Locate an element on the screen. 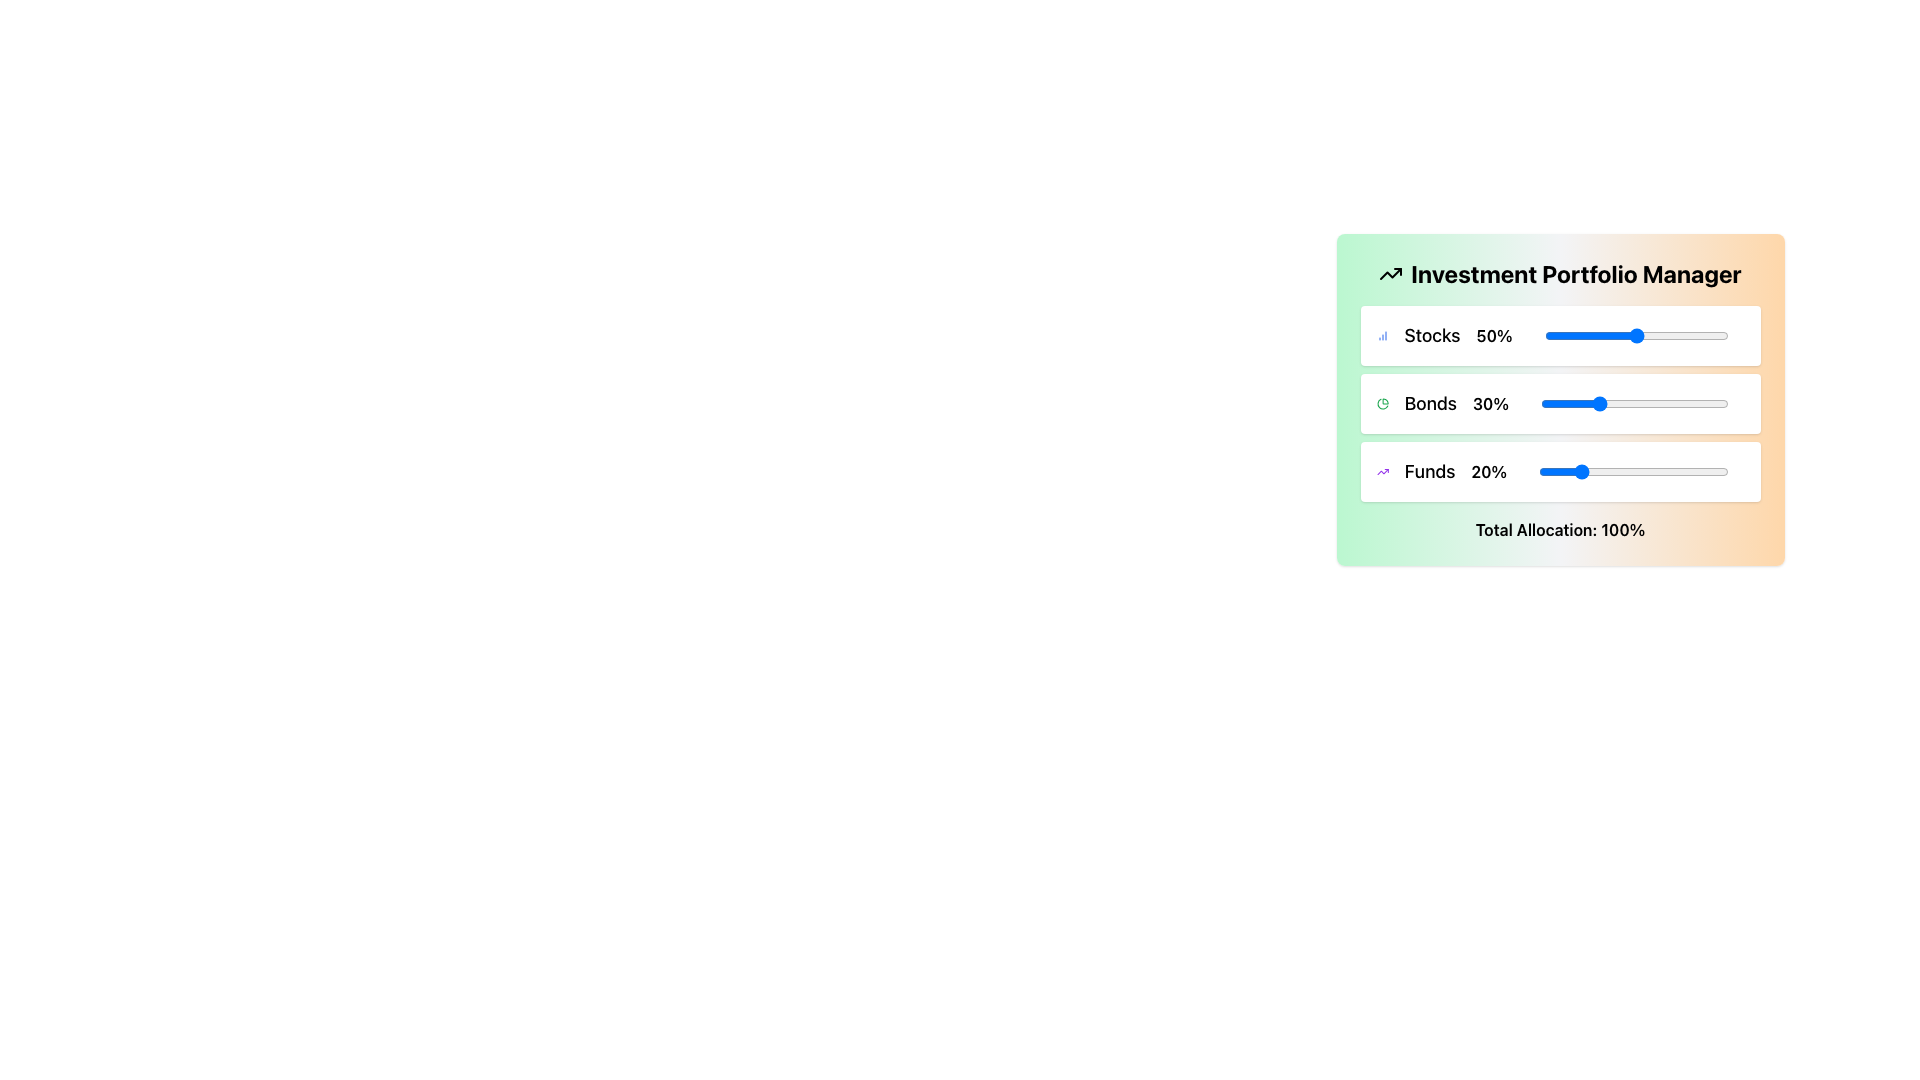 Image resolution: width=1920 pixels, height=1080 pixels. the allocation percentage of the Stocks slider is located at coordinates (1593, 334).